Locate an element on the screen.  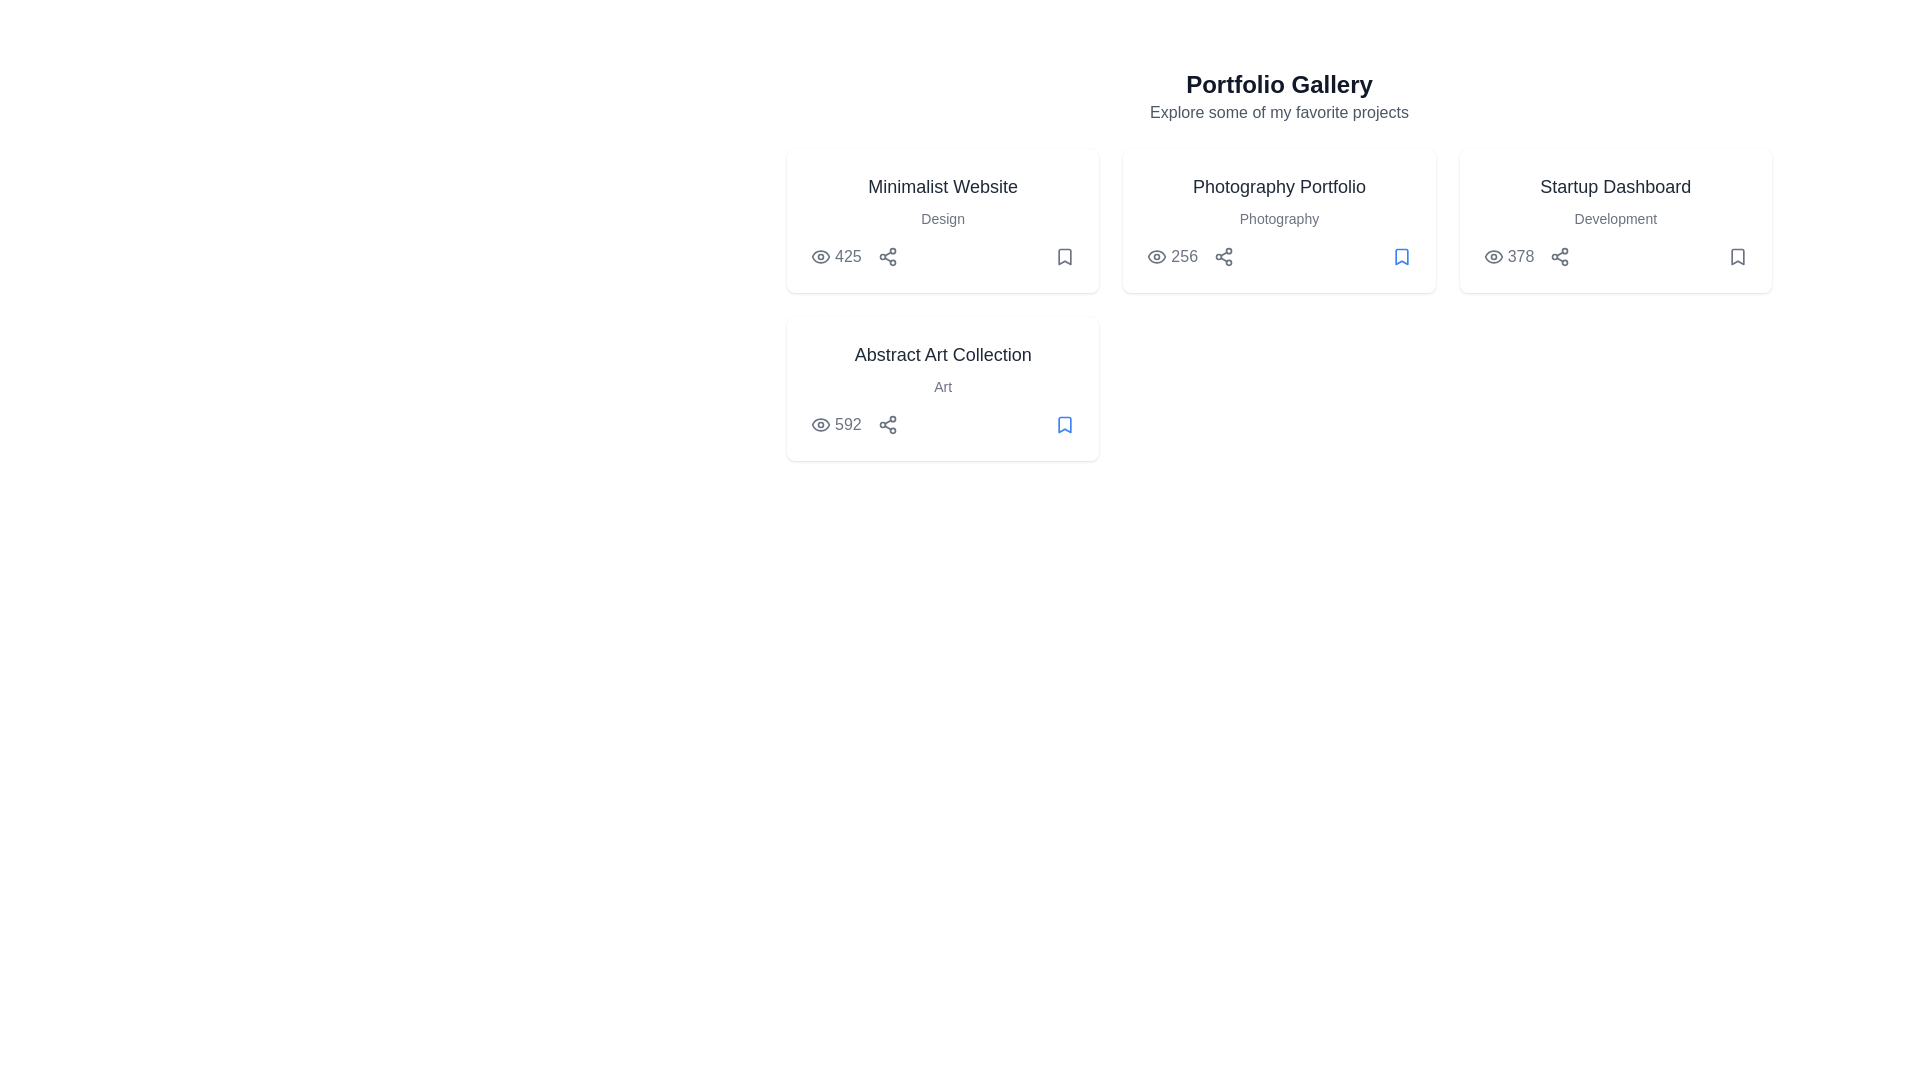
the text label displaying 'Art' in gray color, located below the main heading of the 'Abstract Art Collection' card is located at coordinates (942, 386).